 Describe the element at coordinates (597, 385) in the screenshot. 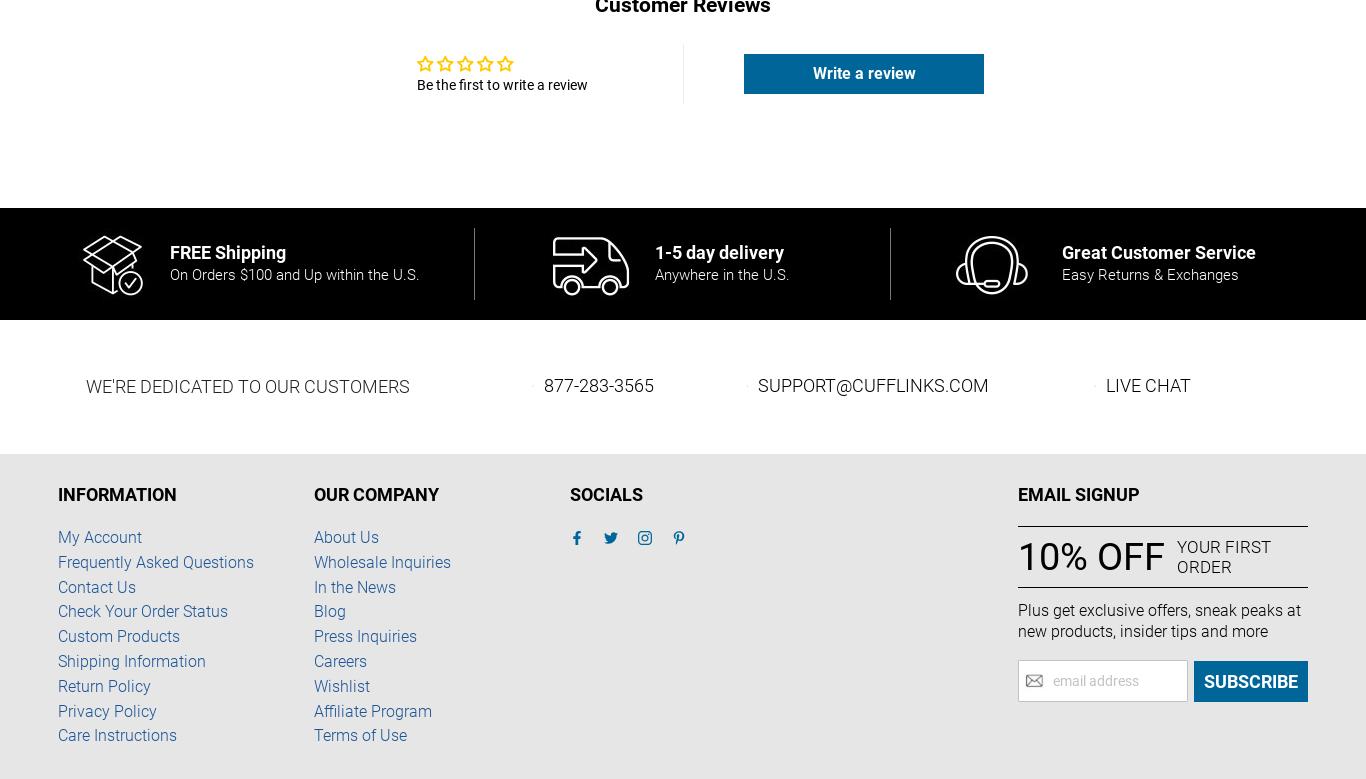

I see `'877-283-3565'` at that location.